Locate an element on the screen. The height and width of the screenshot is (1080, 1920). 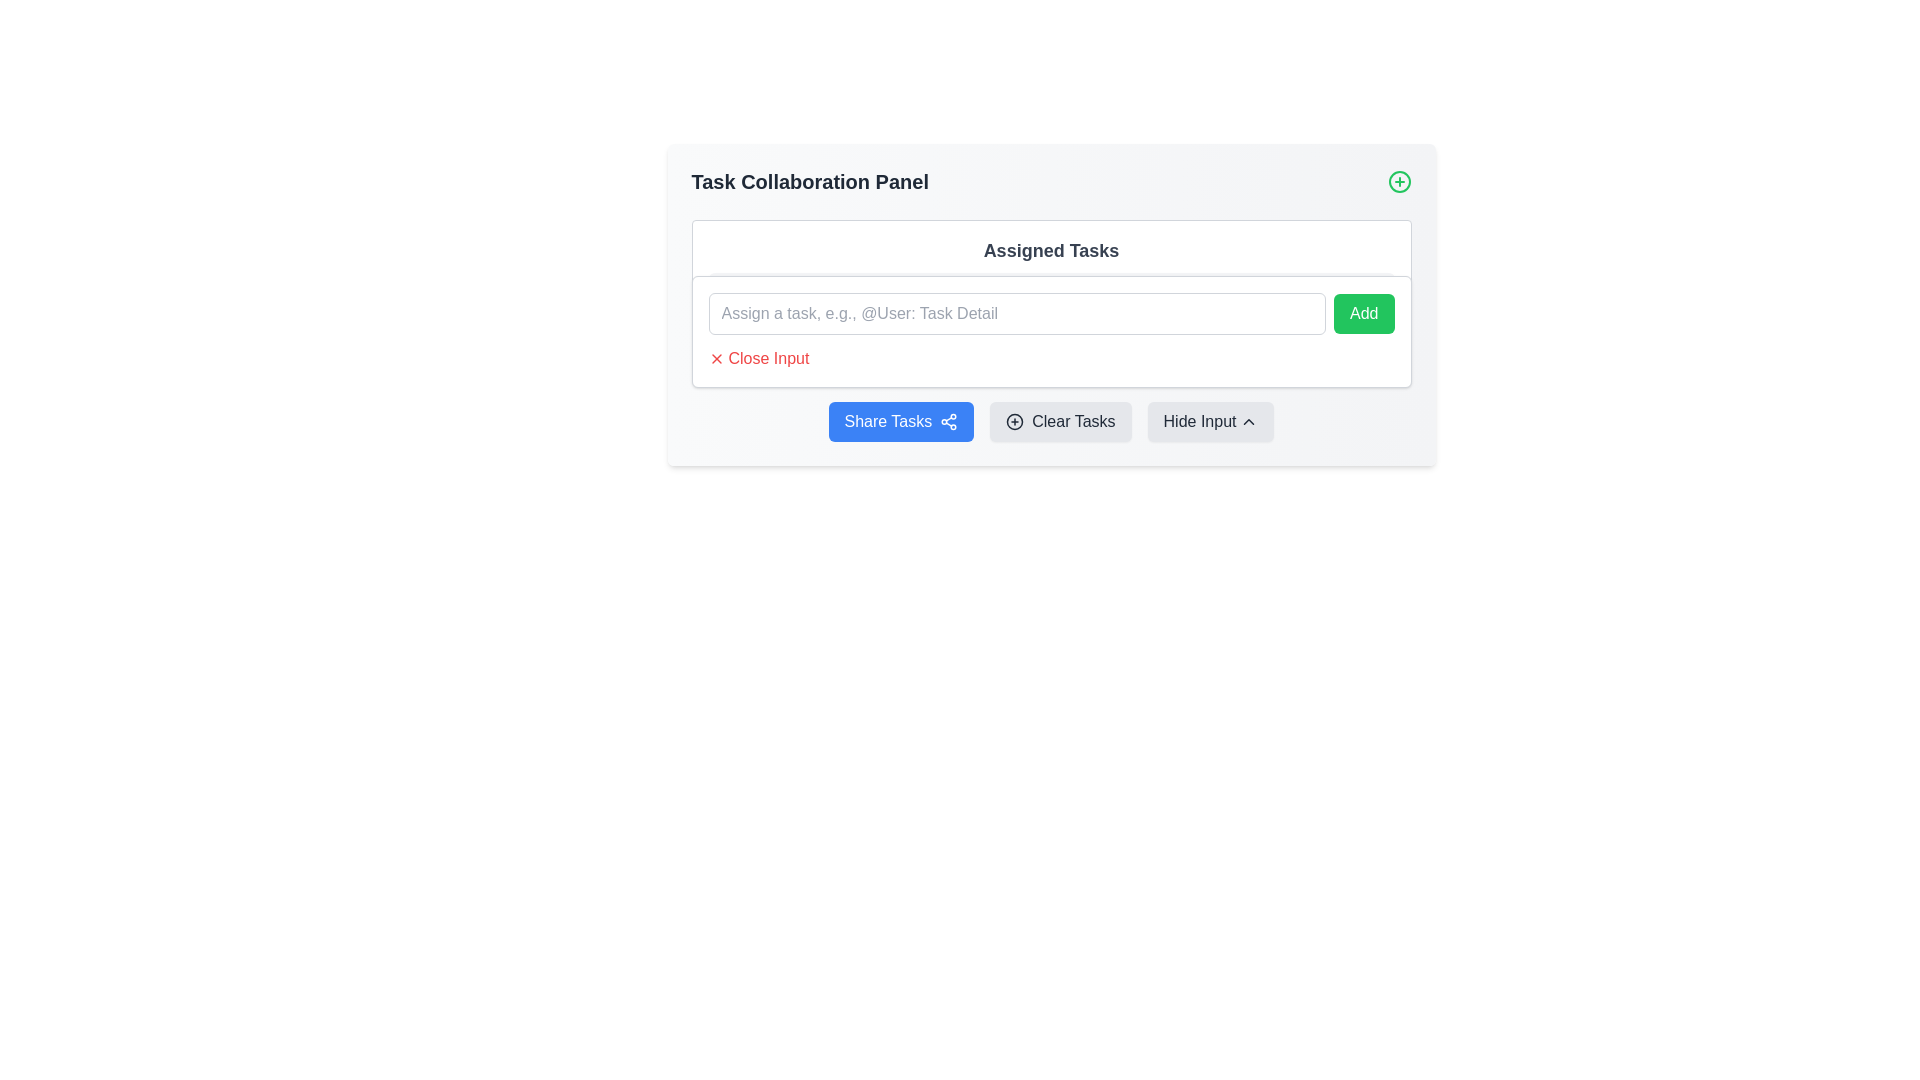
the button located in the top-right corner of the 'Task Collaboration Panel' heading bar is located at coordinates (1398, 181).